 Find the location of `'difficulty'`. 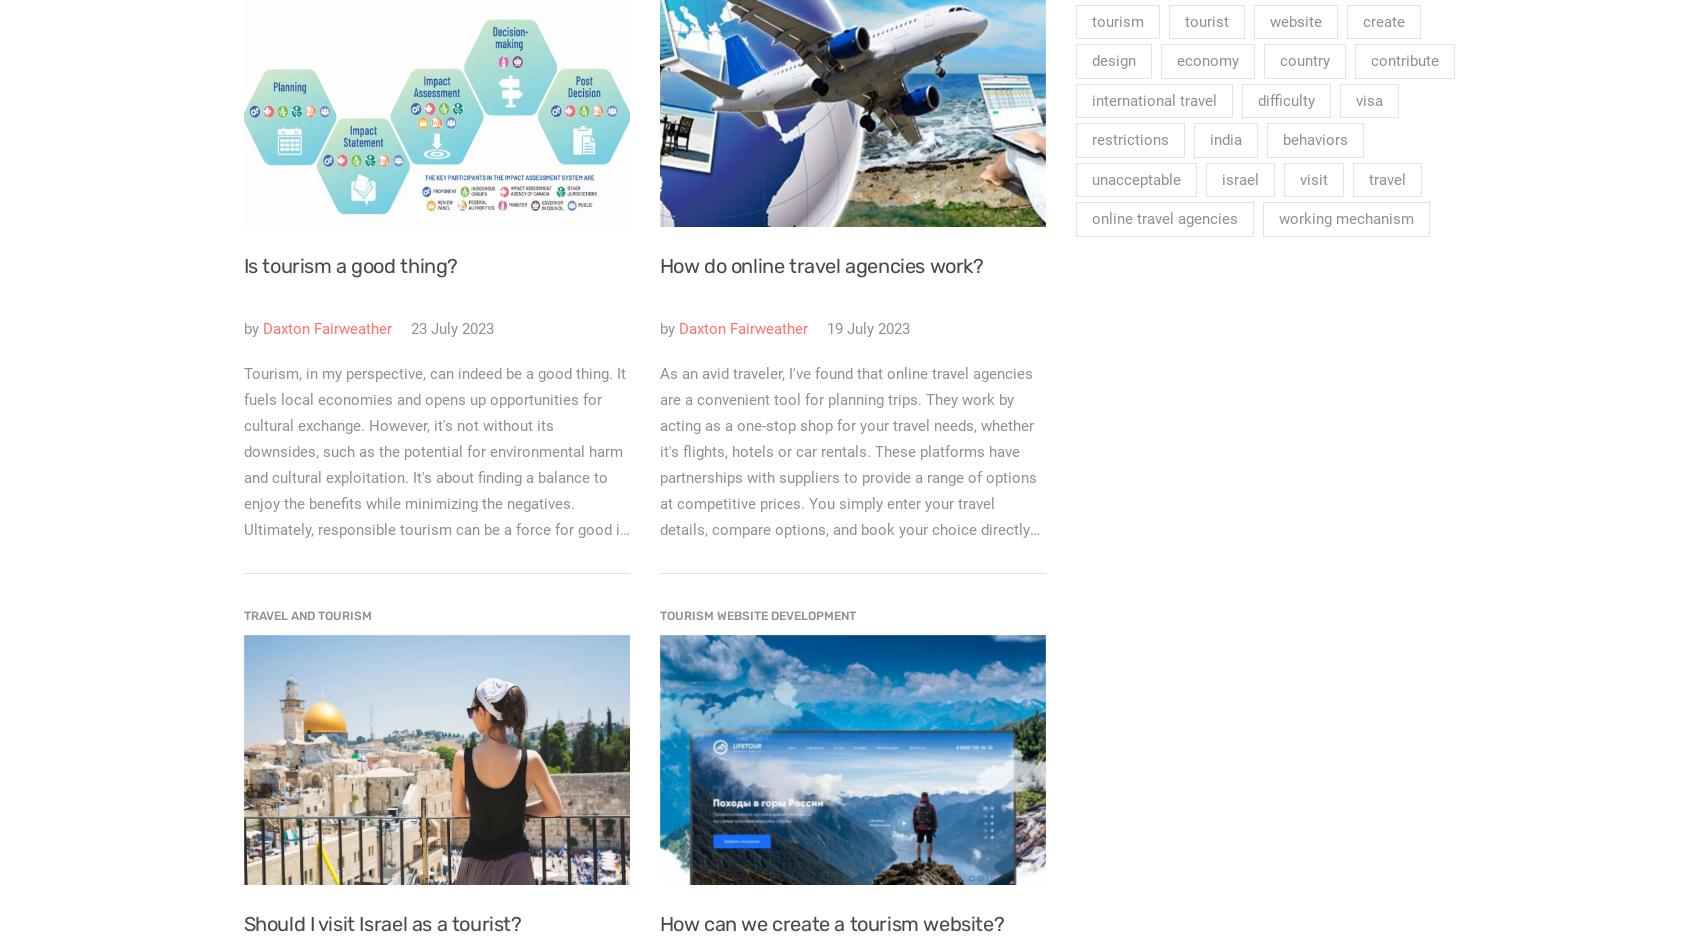

'difficulty' is located at coordinates (1285, 98).